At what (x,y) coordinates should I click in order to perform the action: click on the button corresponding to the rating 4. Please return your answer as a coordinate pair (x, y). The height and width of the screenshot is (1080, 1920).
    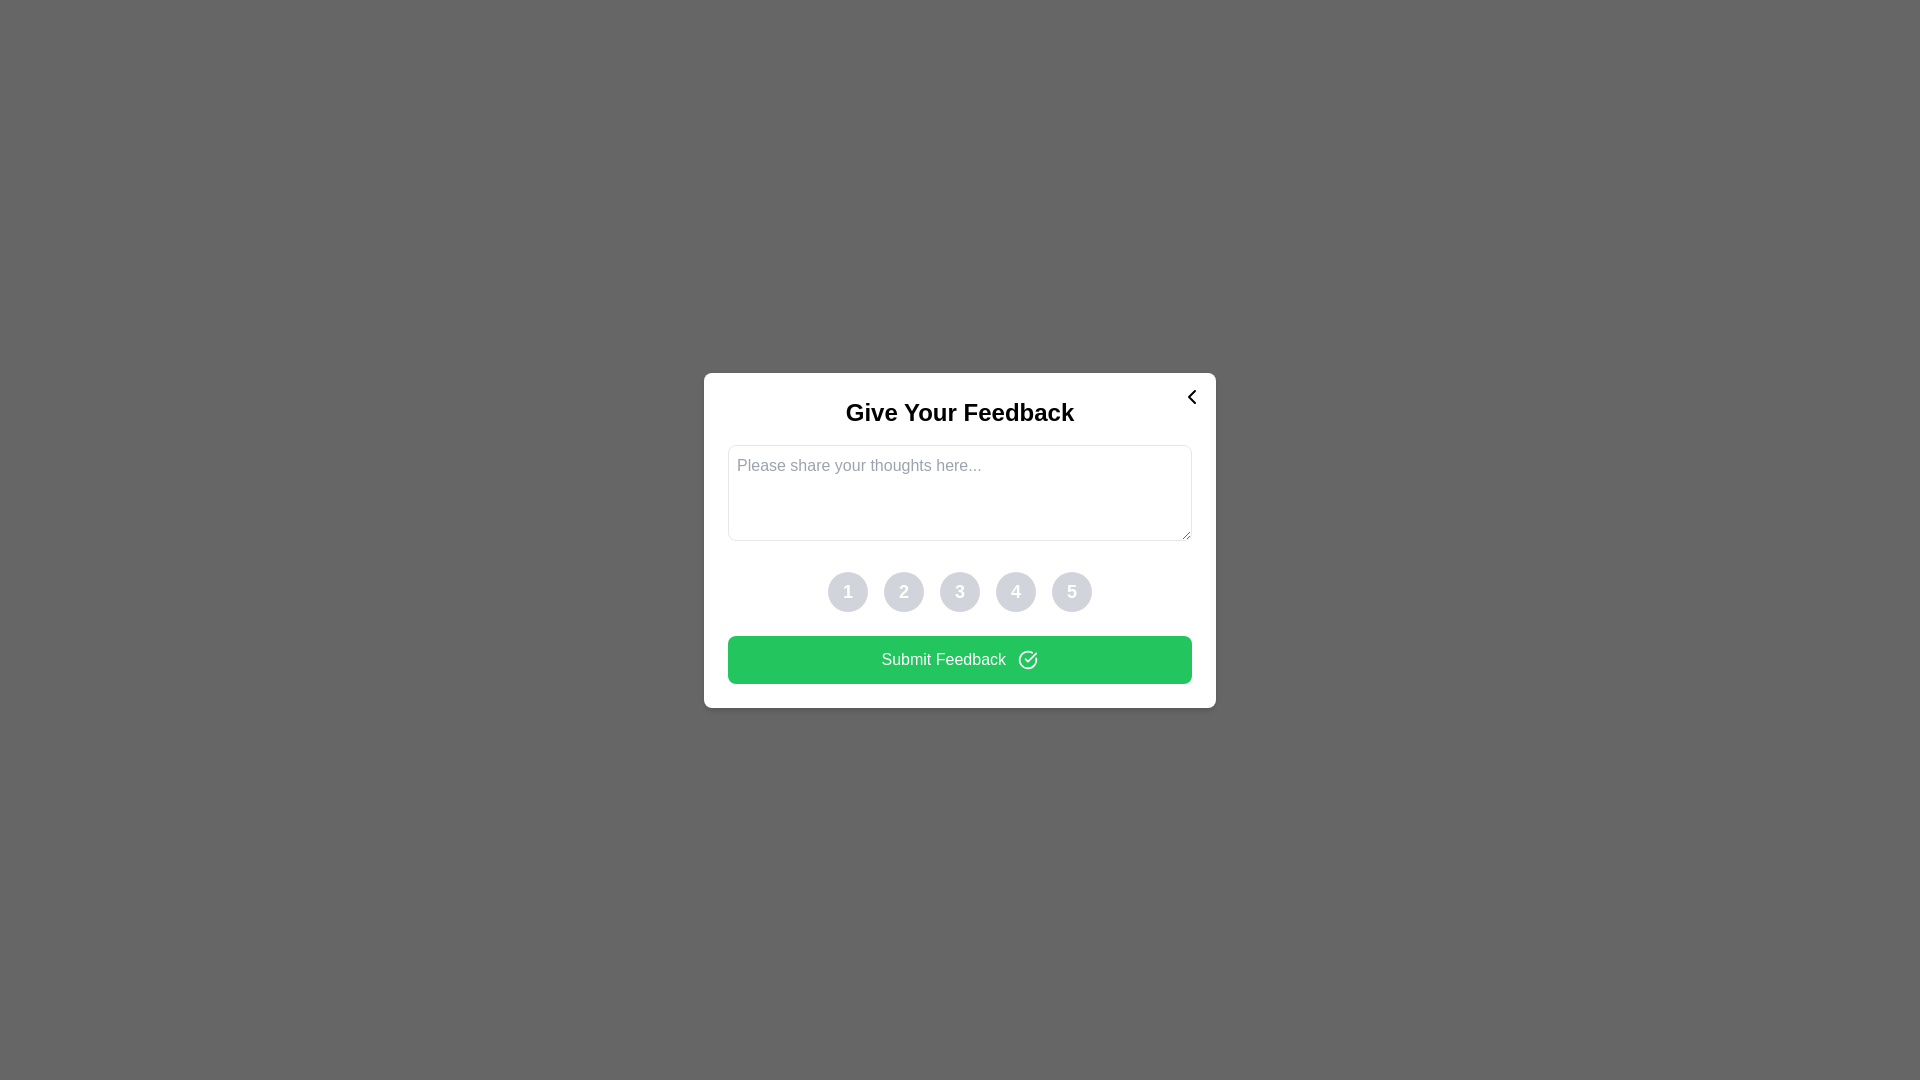
    Looking at the image, I should click on (1016, 590).